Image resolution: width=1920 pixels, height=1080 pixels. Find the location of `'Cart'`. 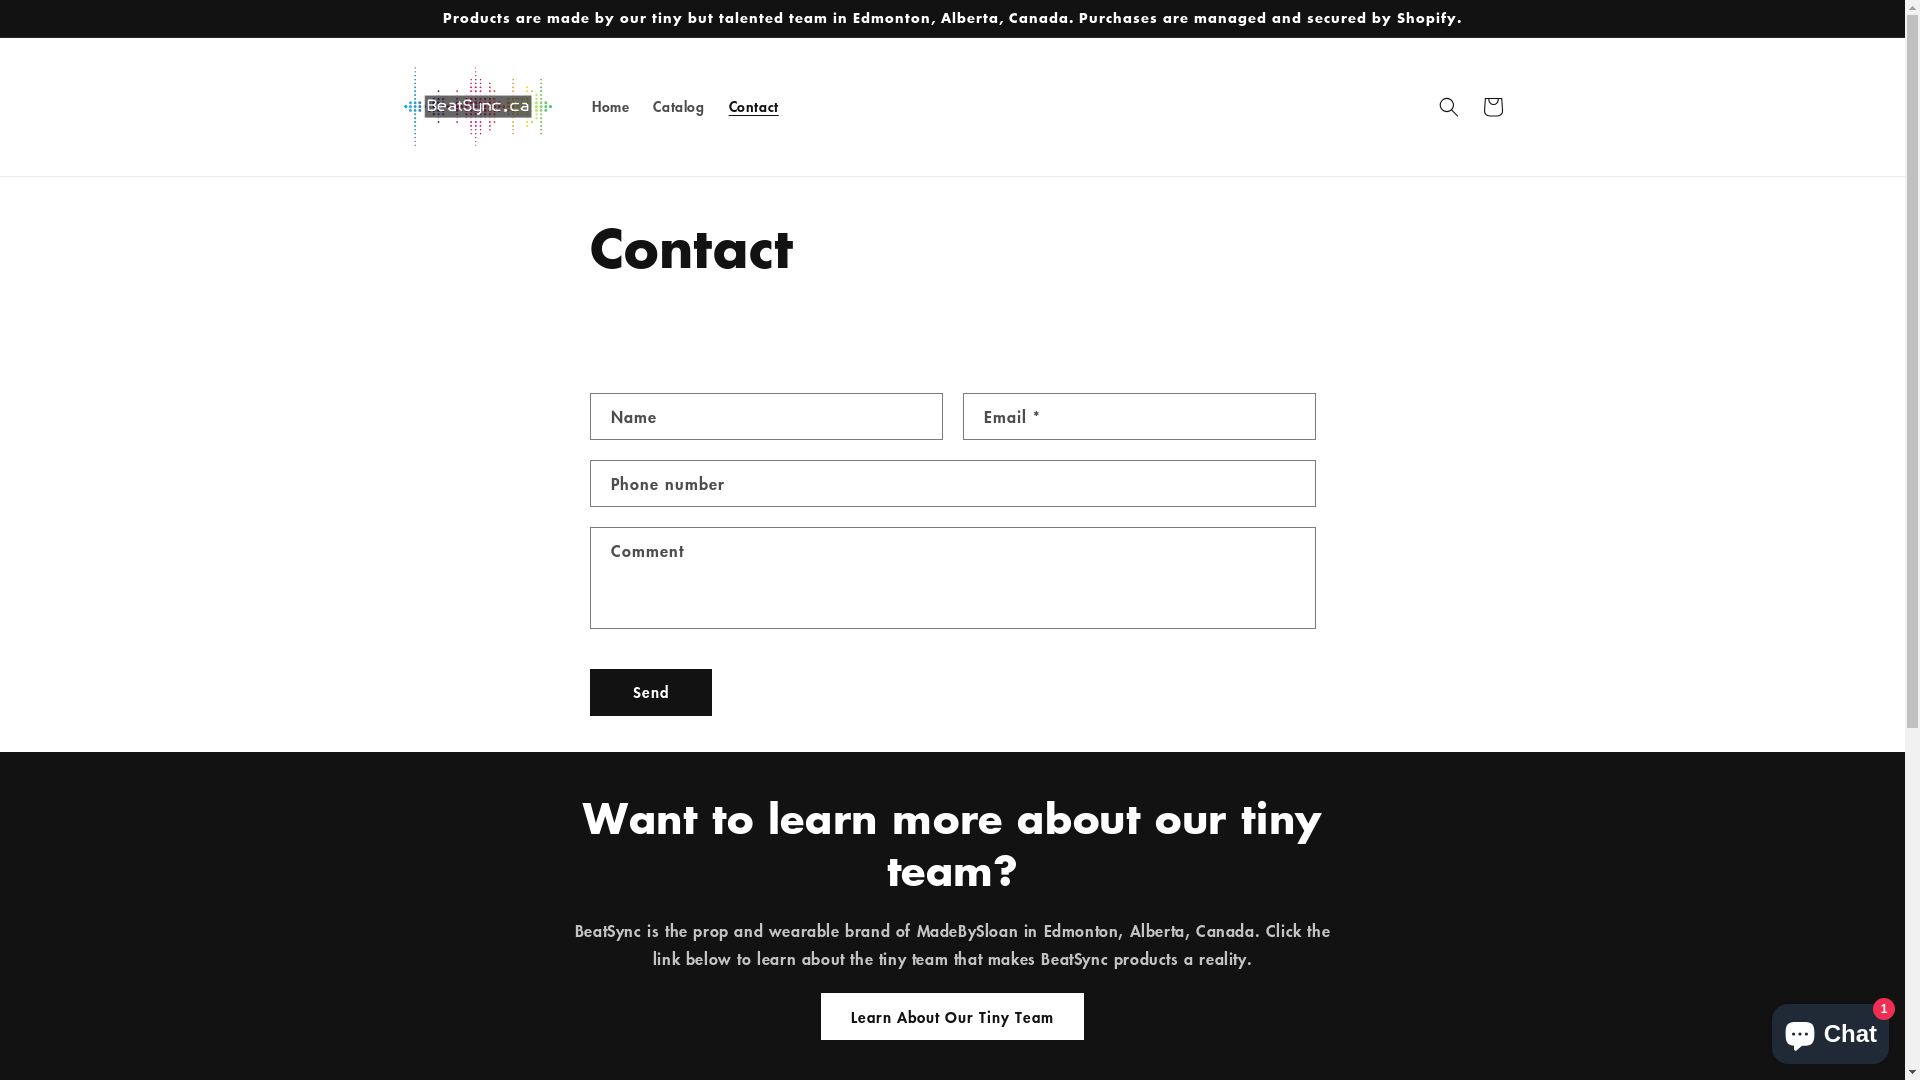

'Cart' is located at coordinates (1492, 107).